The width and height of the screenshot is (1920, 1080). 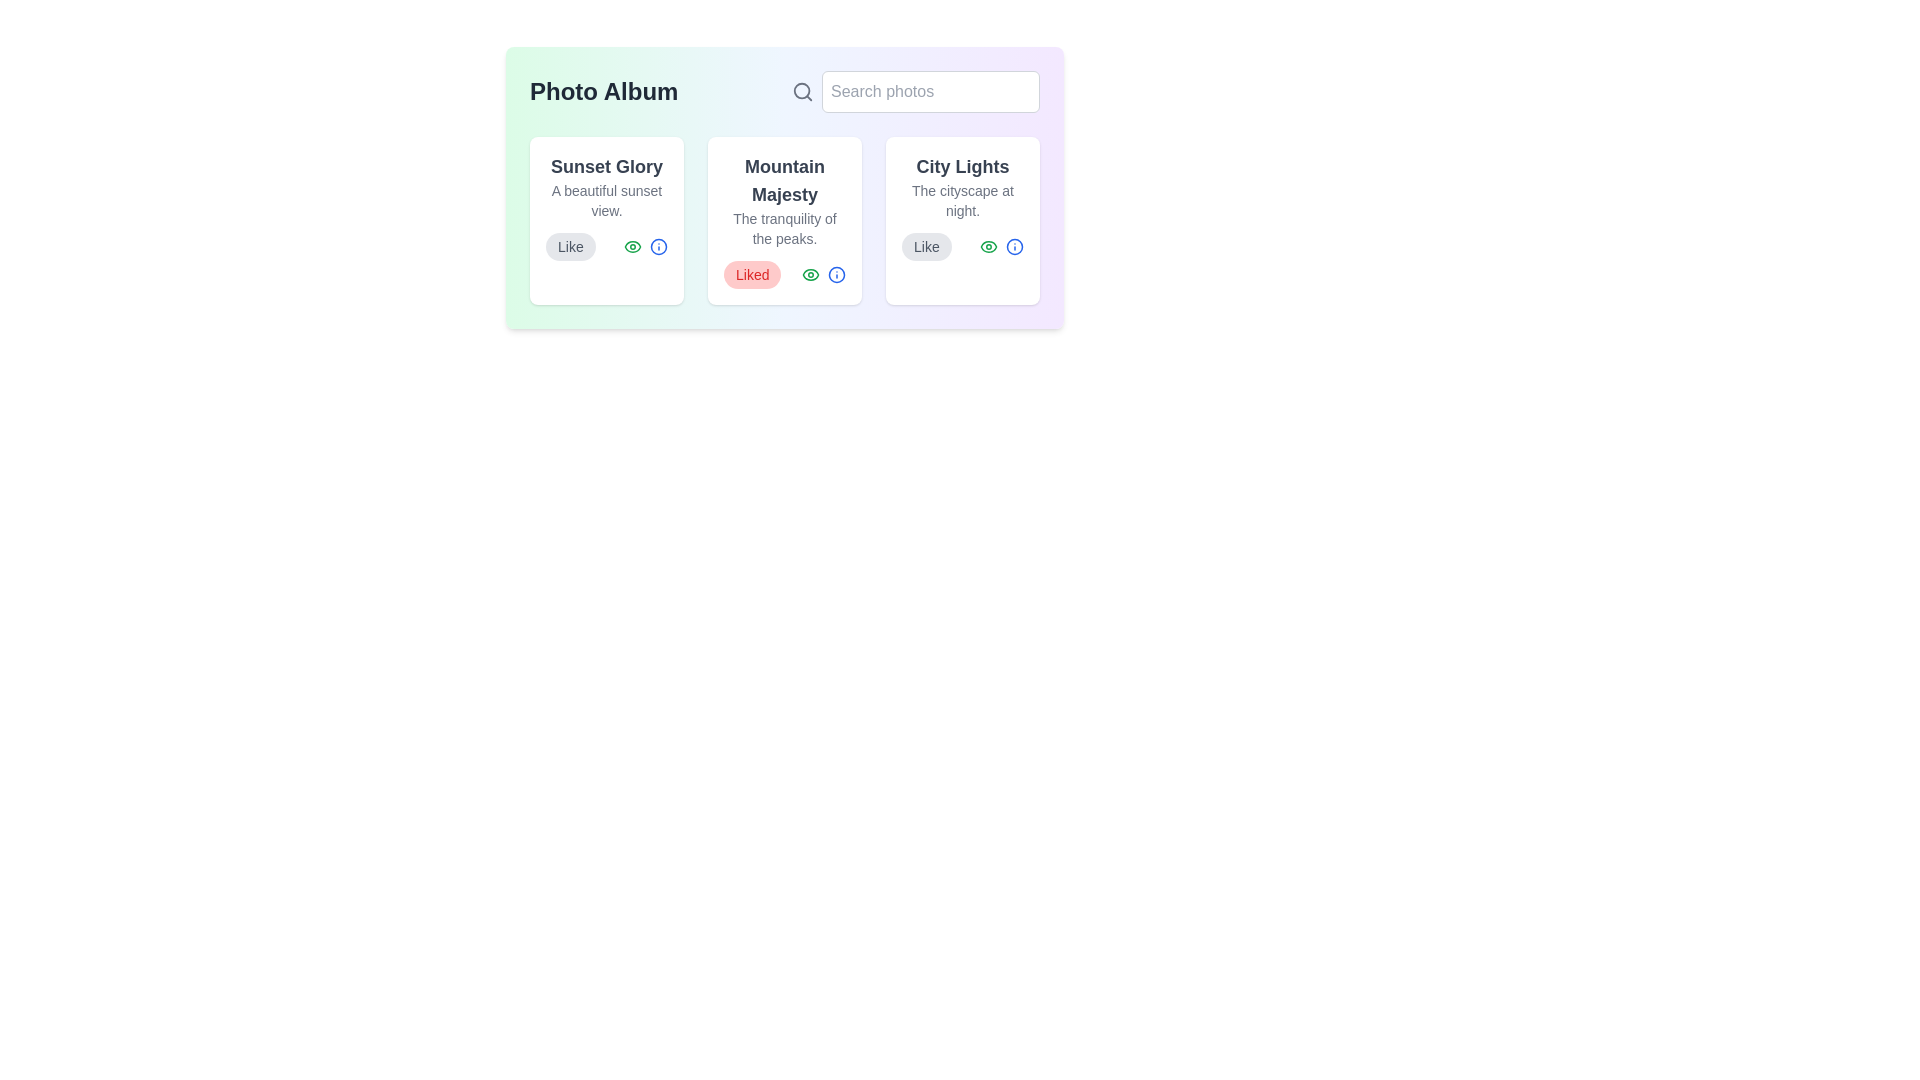 I want to click on the information icon of the photo titled Sunset Glory, so click(x=658, y=245).